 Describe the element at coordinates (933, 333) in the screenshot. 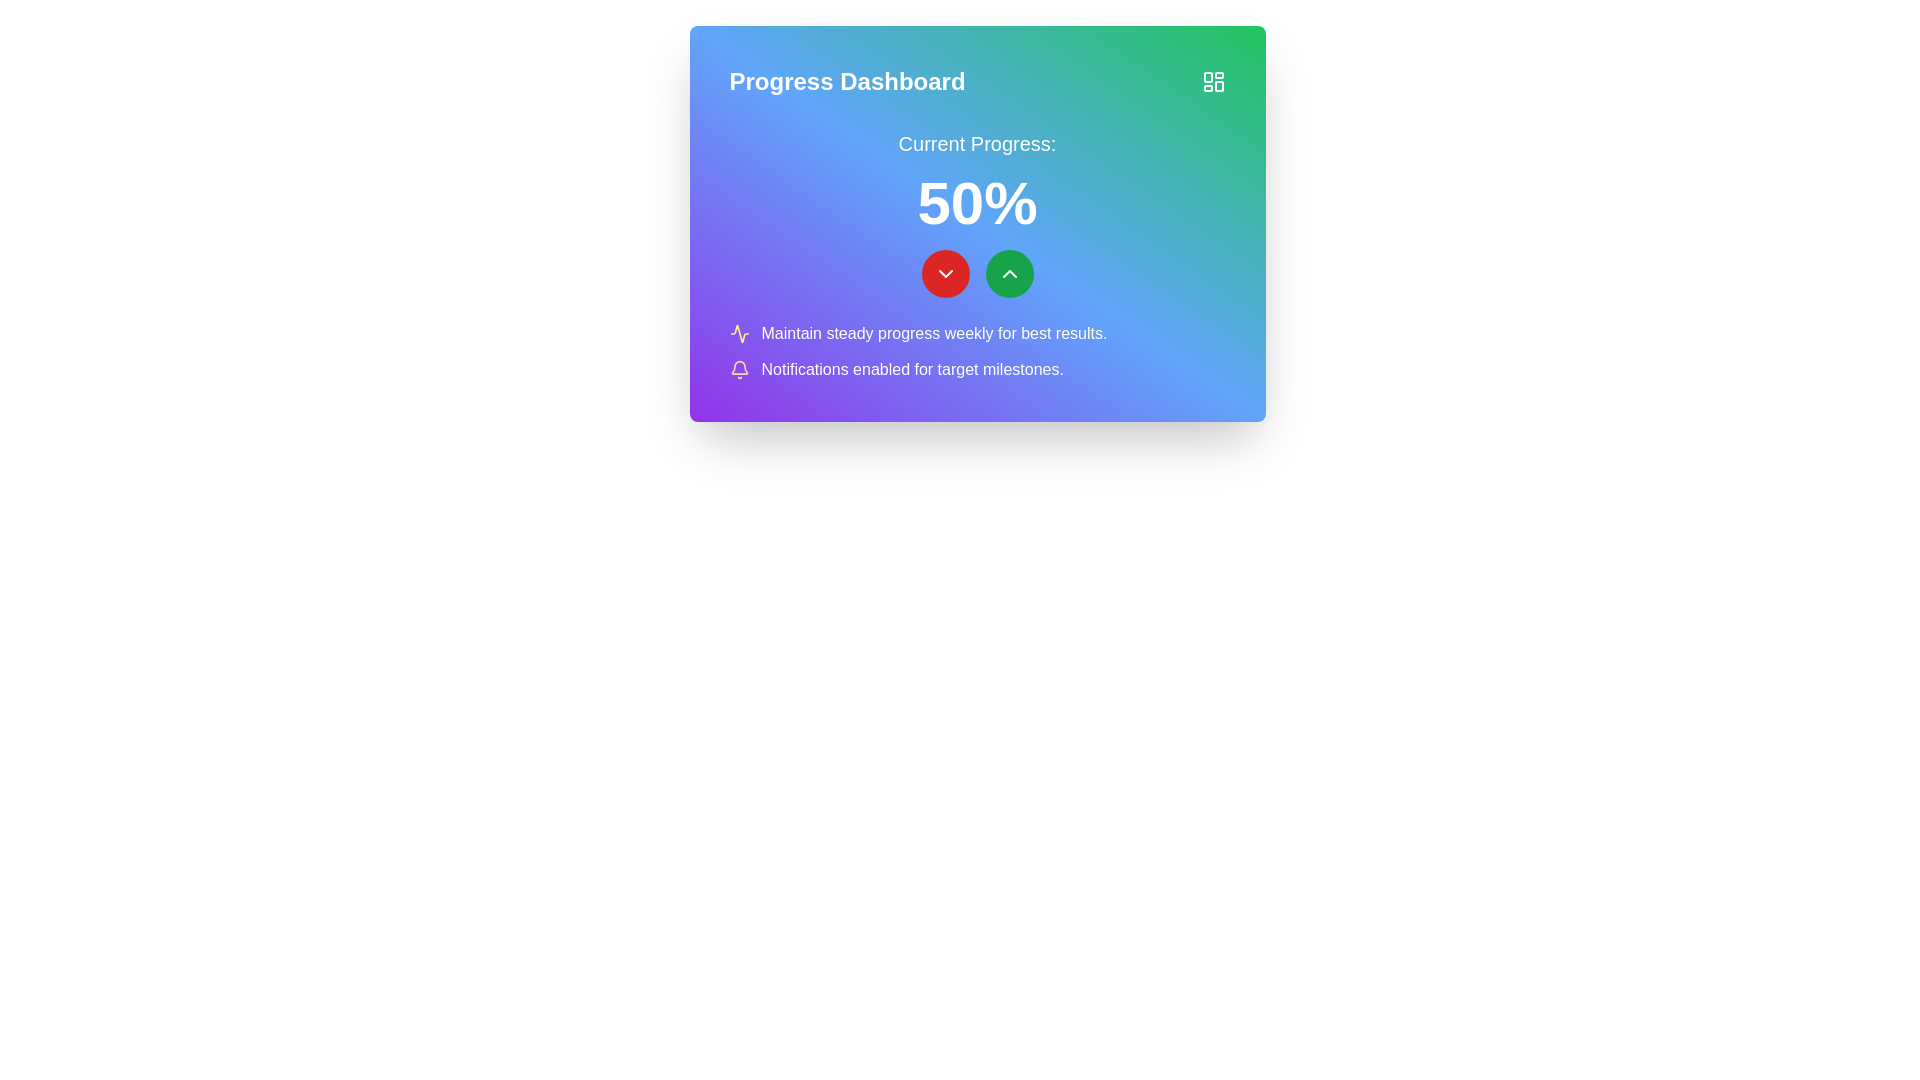

I see `the text label displaying 'Maintain steady progress weekly for best results.' which is positioned below the '50%' progress indicator and above another notification-related text in the central portion of the dashboard` at that location.